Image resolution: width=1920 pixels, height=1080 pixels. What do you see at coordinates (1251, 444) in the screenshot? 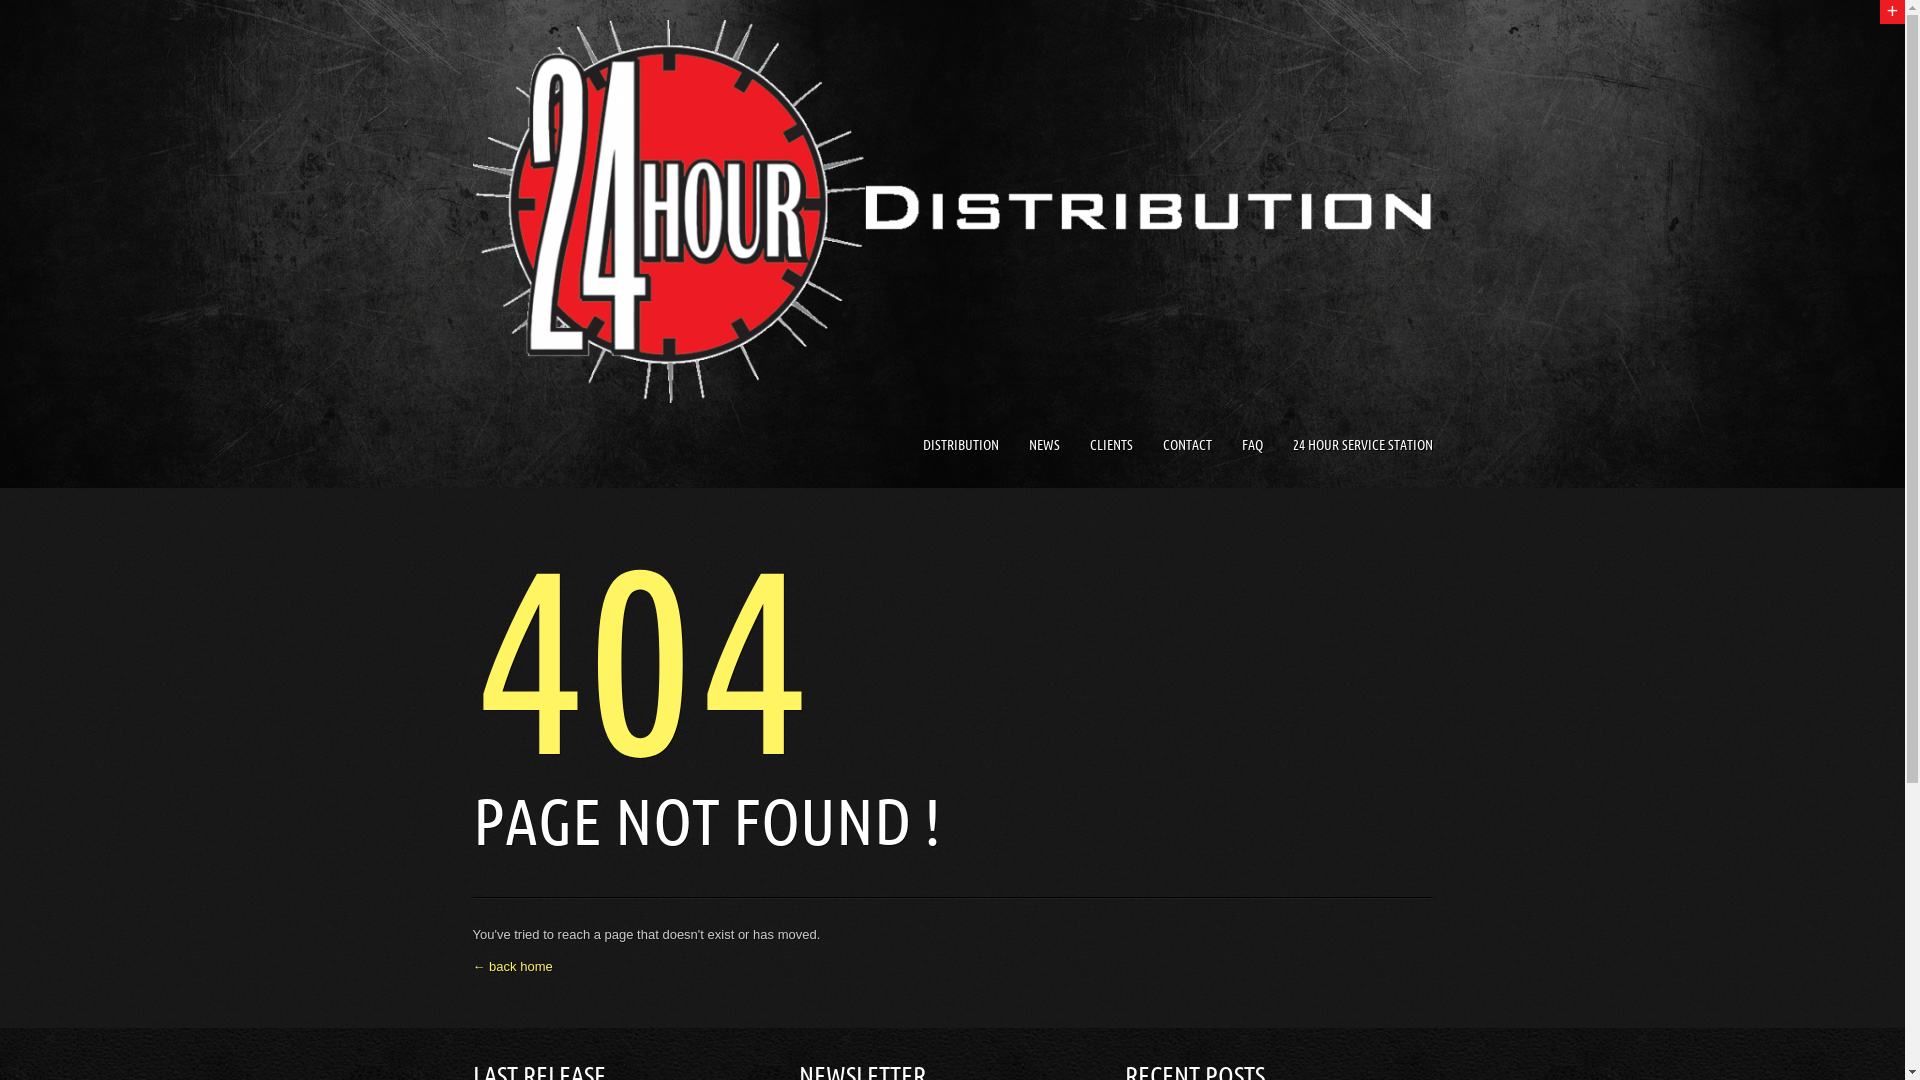
I see `'FAQ'` at bounding box center [1251, 444].